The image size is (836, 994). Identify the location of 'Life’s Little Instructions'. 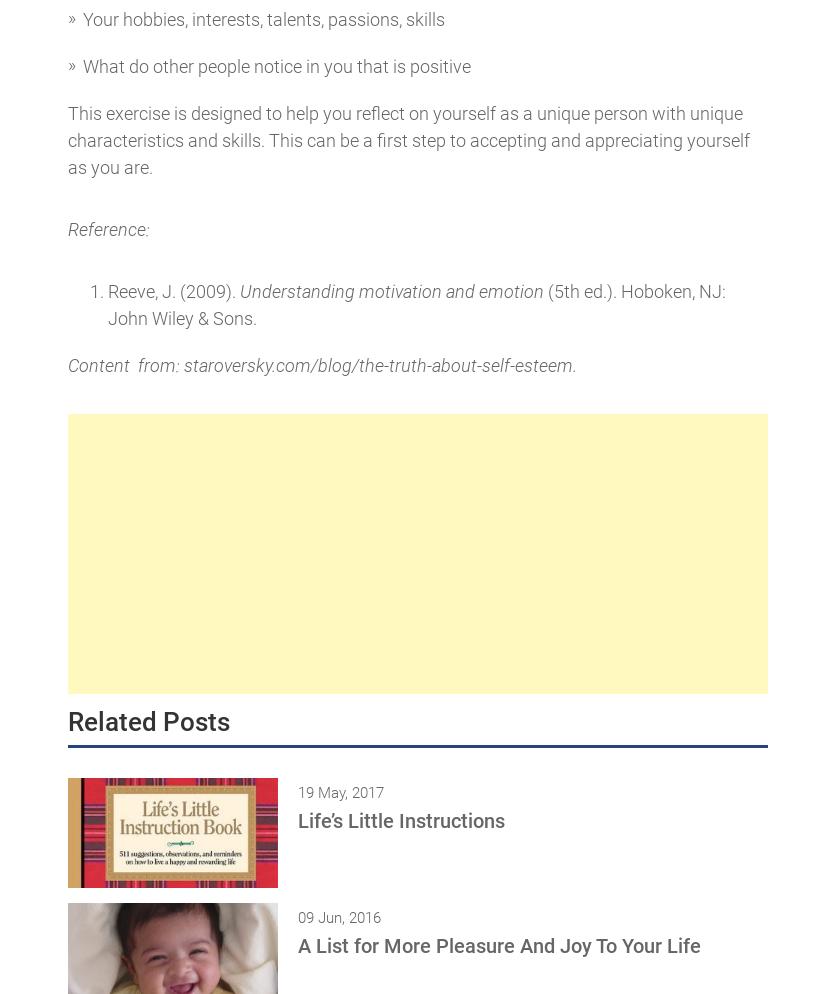
(400, 820).